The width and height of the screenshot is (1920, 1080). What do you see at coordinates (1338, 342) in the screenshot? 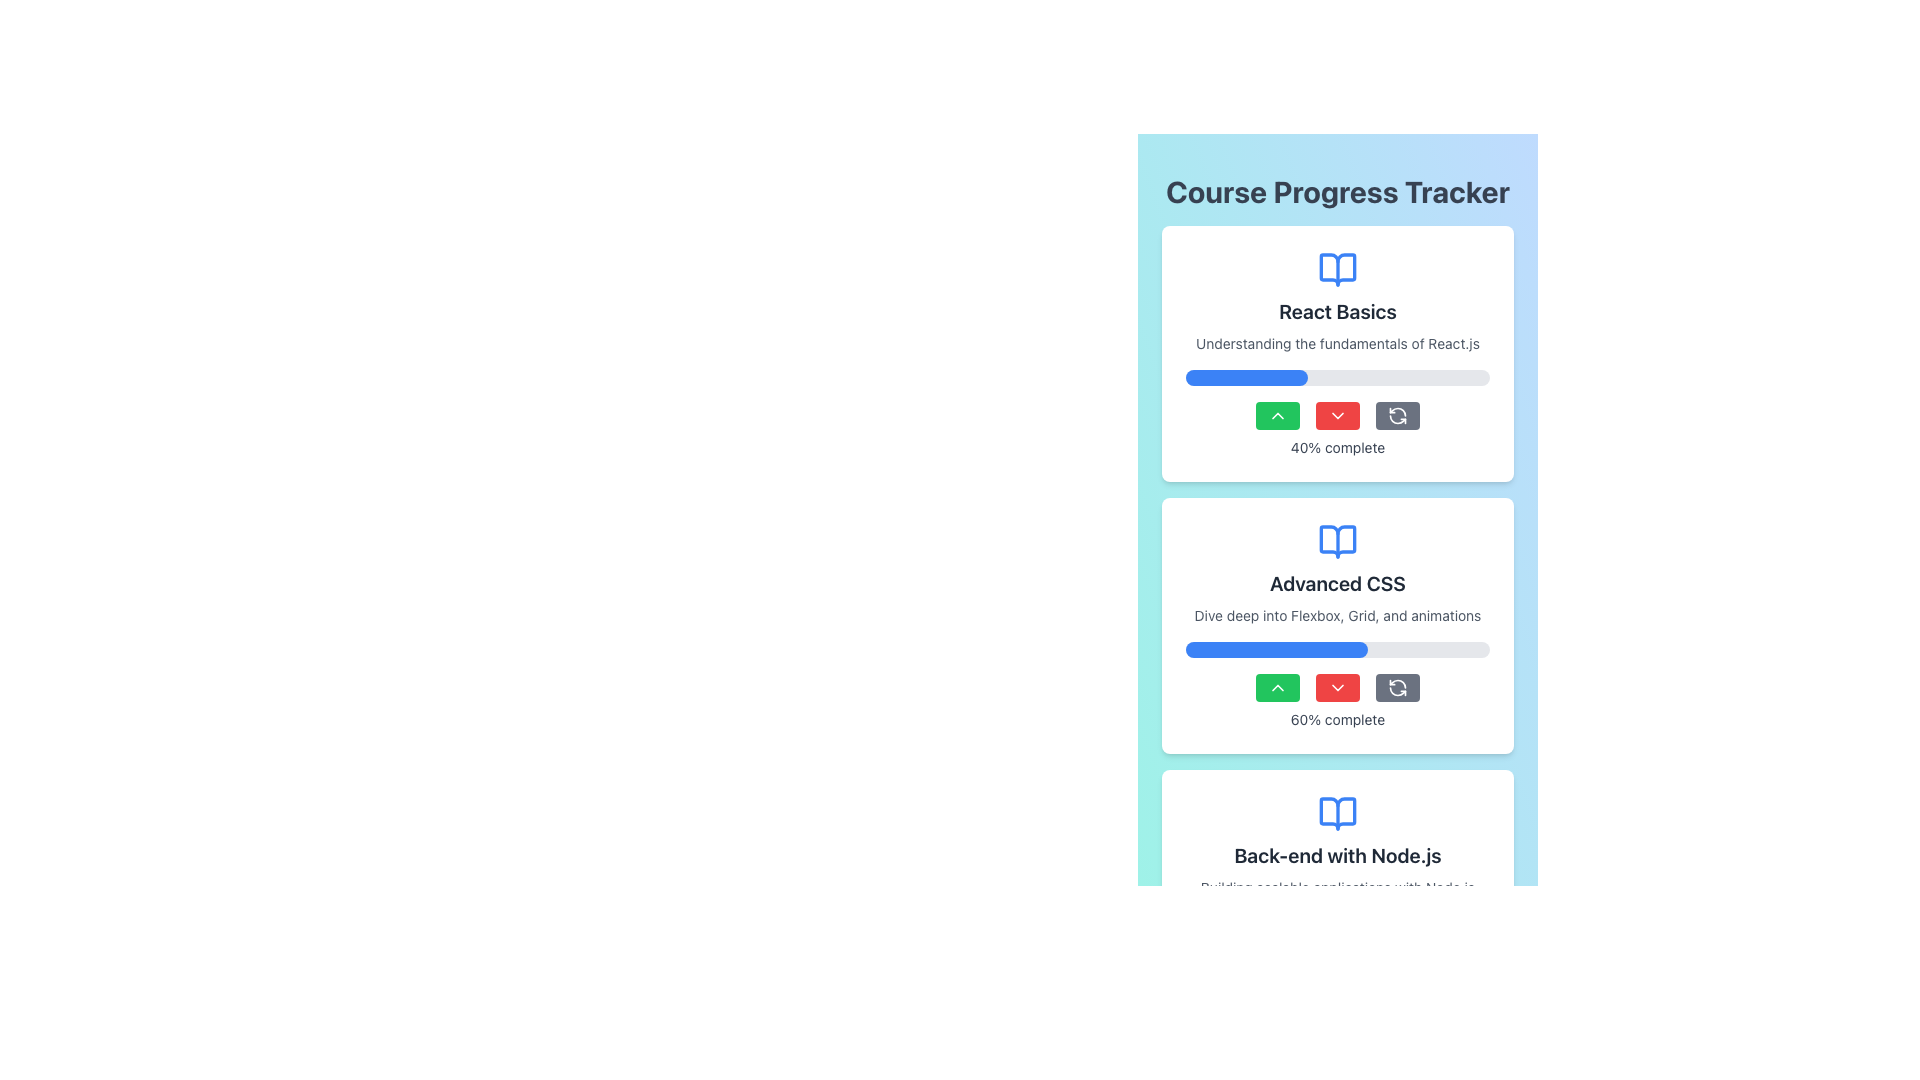
I see `the text segment that reads 'Understanding the fundamentals of React.js', which is styled in gray and positioned centrally below the 'React Basics' card title` at bounding box center [1338, 342].